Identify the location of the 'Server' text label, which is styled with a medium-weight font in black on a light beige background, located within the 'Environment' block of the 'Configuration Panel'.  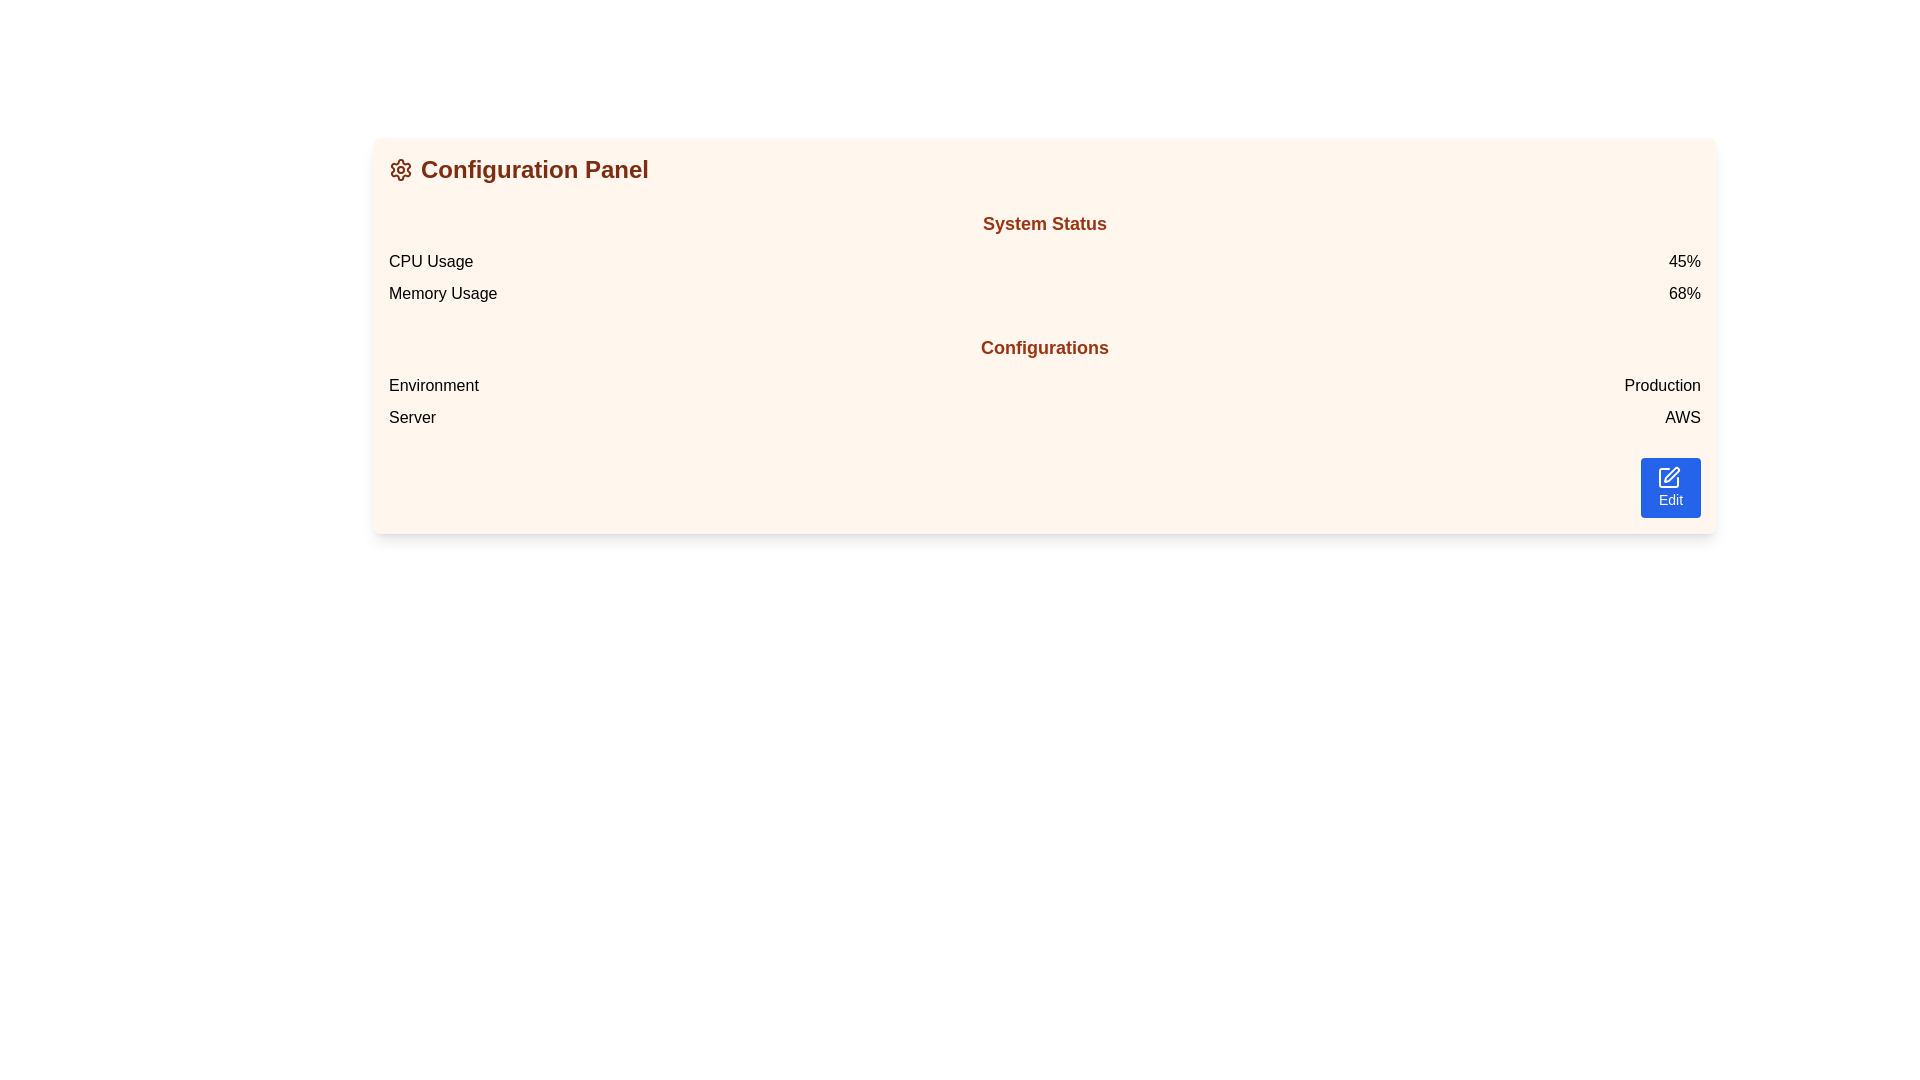
(411, 416).